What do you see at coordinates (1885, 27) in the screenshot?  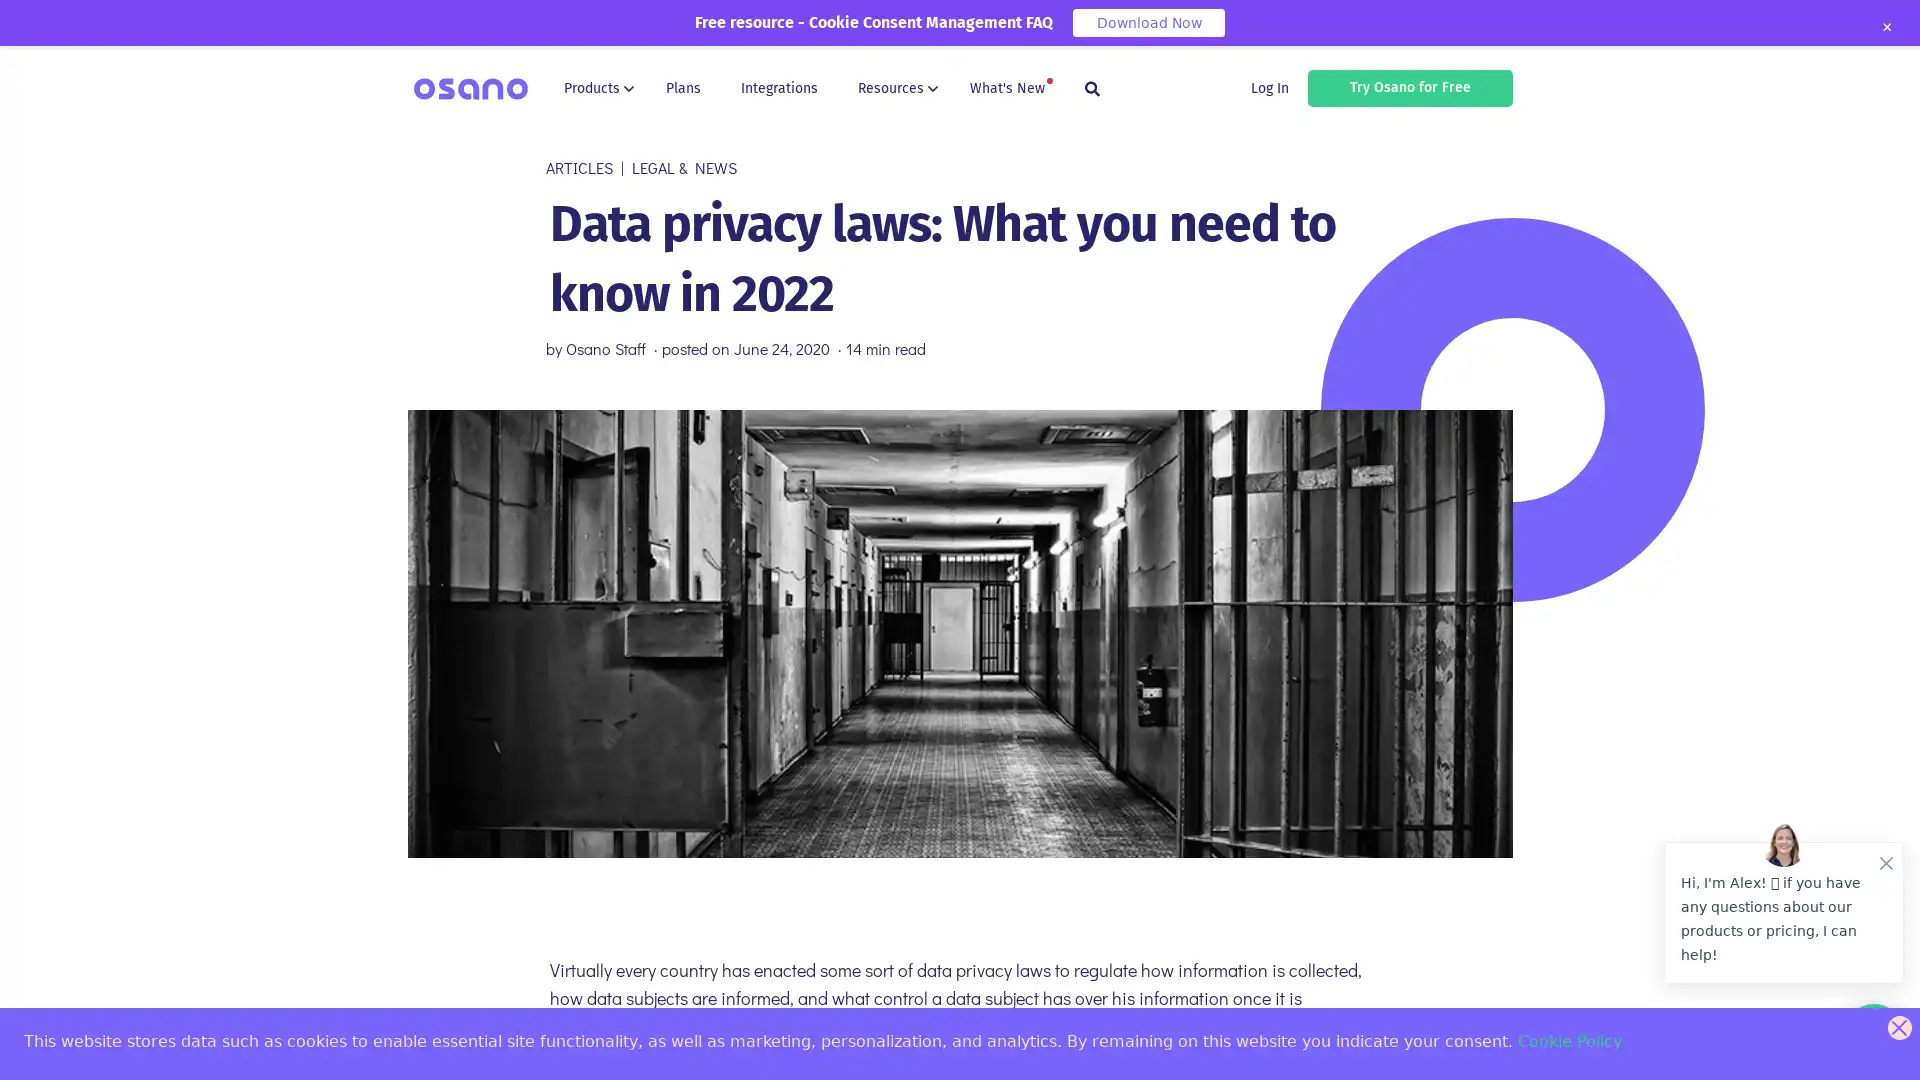 I see `Close` at bounding box center [1885, 27].